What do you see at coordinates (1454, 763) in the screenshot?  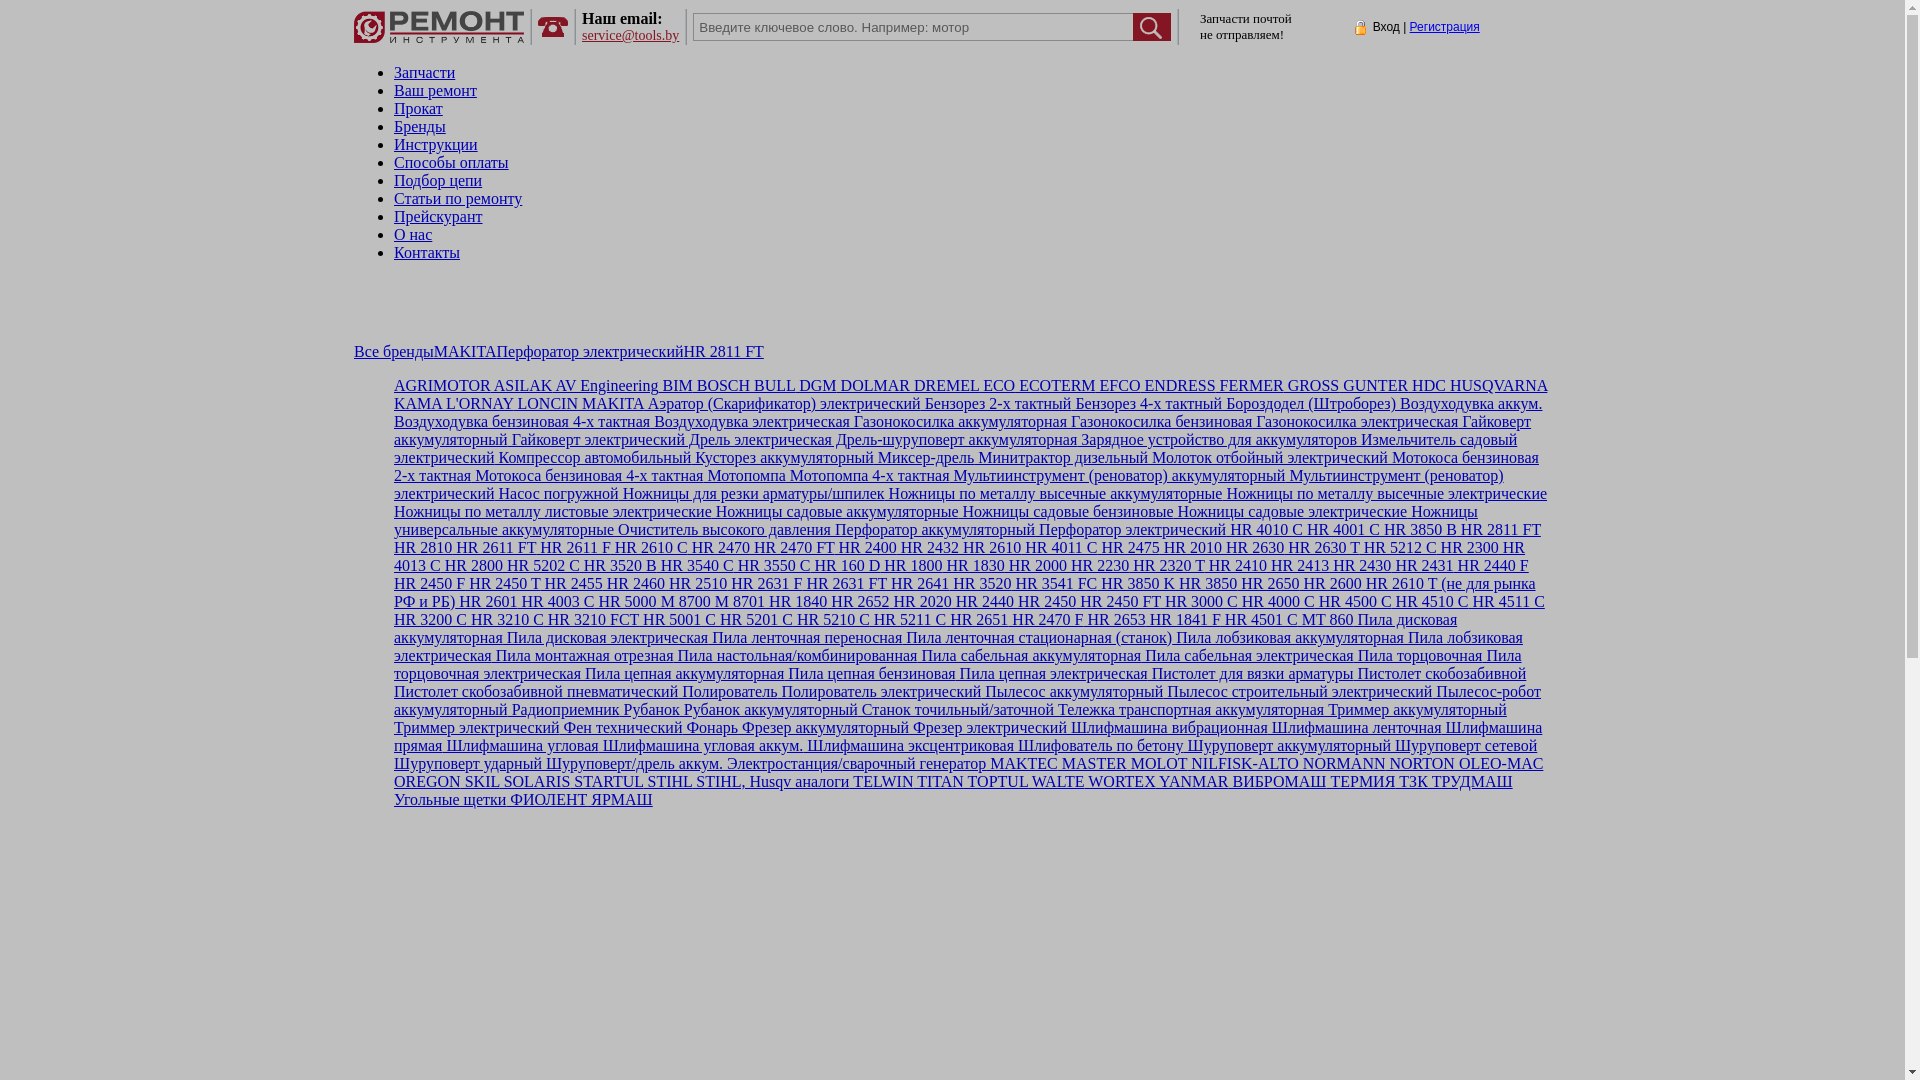 I see `'OLEO-MAC'` at bounding box center [1454, 763].